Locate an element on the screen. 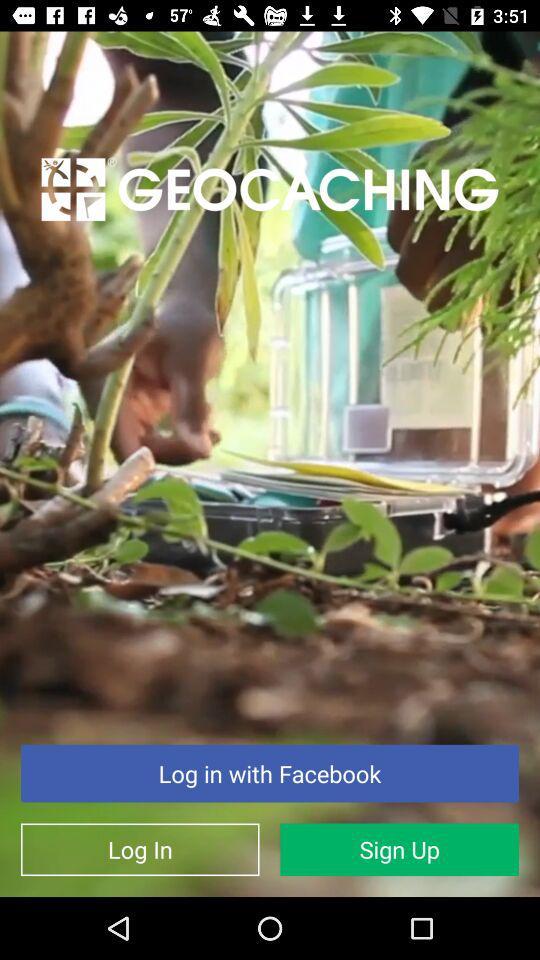  item below the log in with icon is located at coordinates (399, 848).